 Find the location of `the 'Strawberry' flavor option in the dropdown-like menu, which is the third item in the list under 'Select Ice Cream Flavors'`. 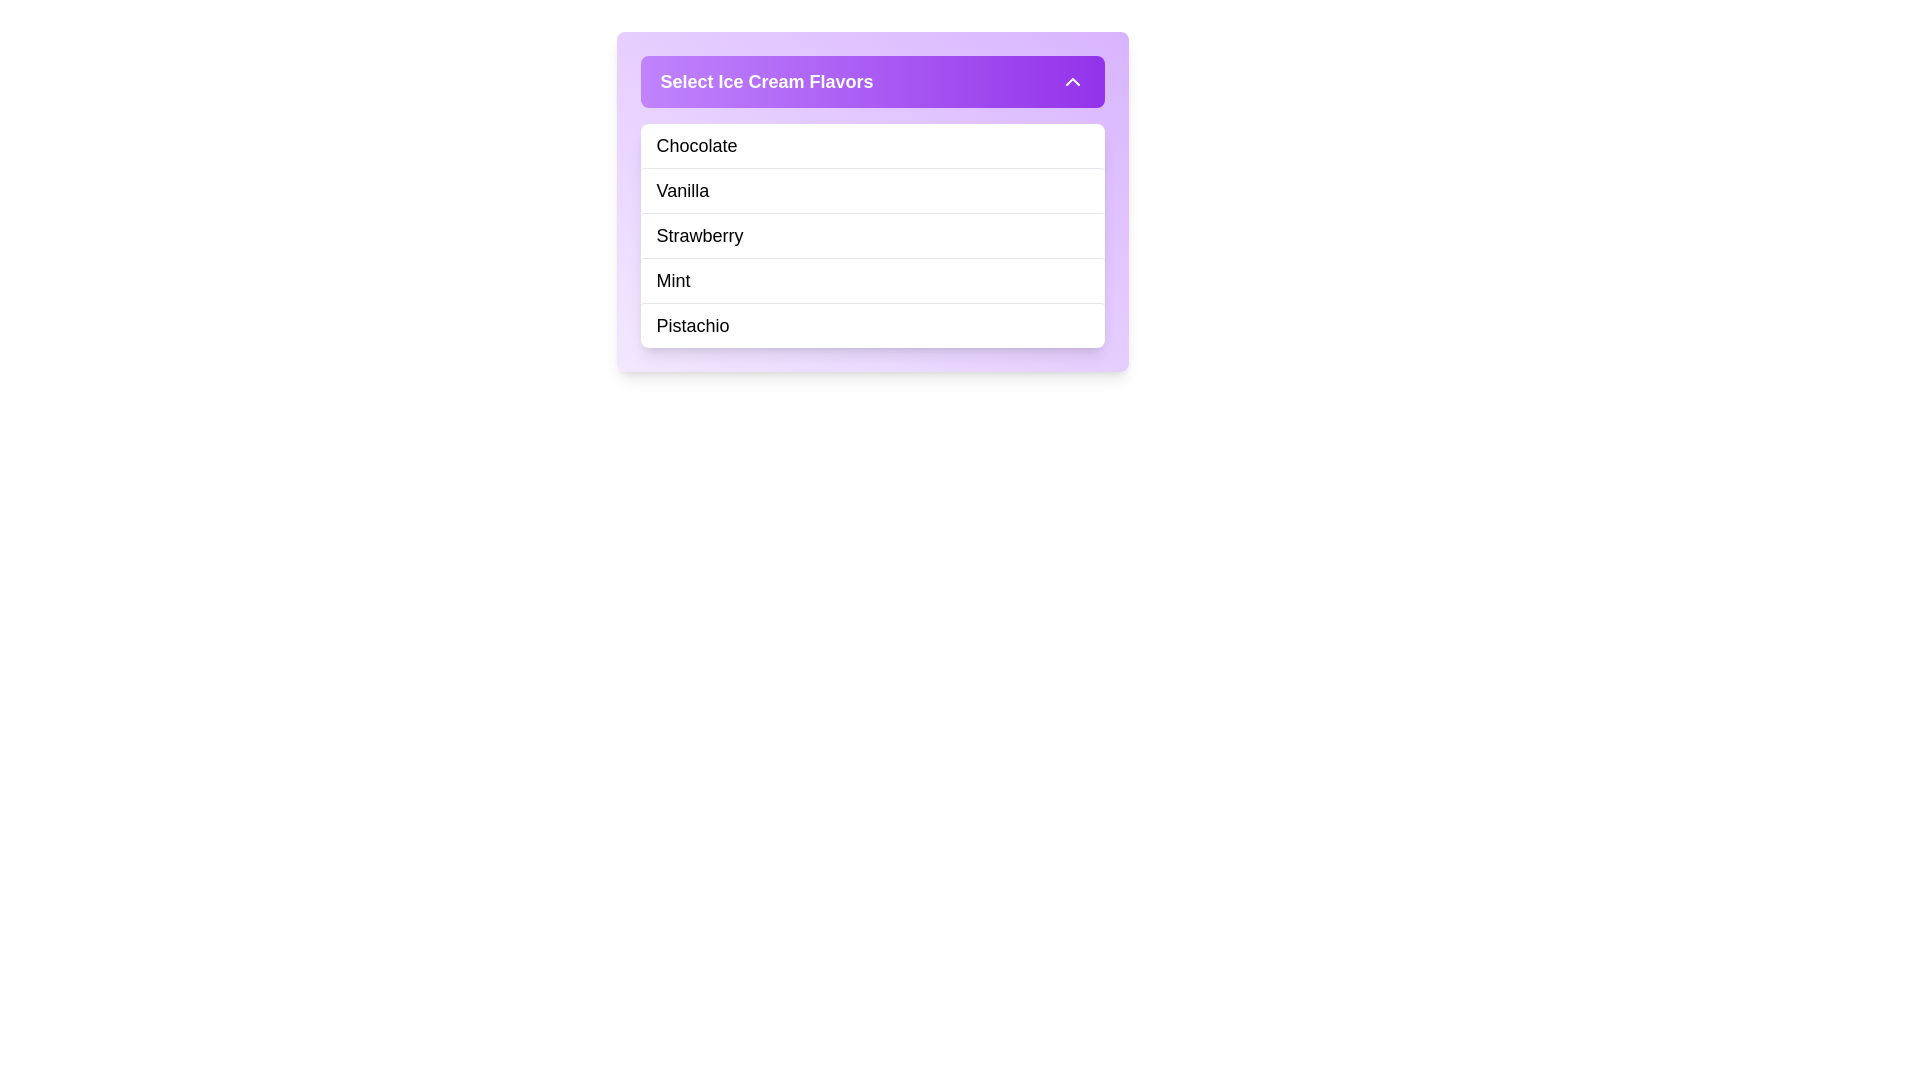

the 'Strawberry' flavor option in the dropdown-like menu, which is the third item in the list under 'Select Ice Cream Flavors' is located at coordinates (700, 234).